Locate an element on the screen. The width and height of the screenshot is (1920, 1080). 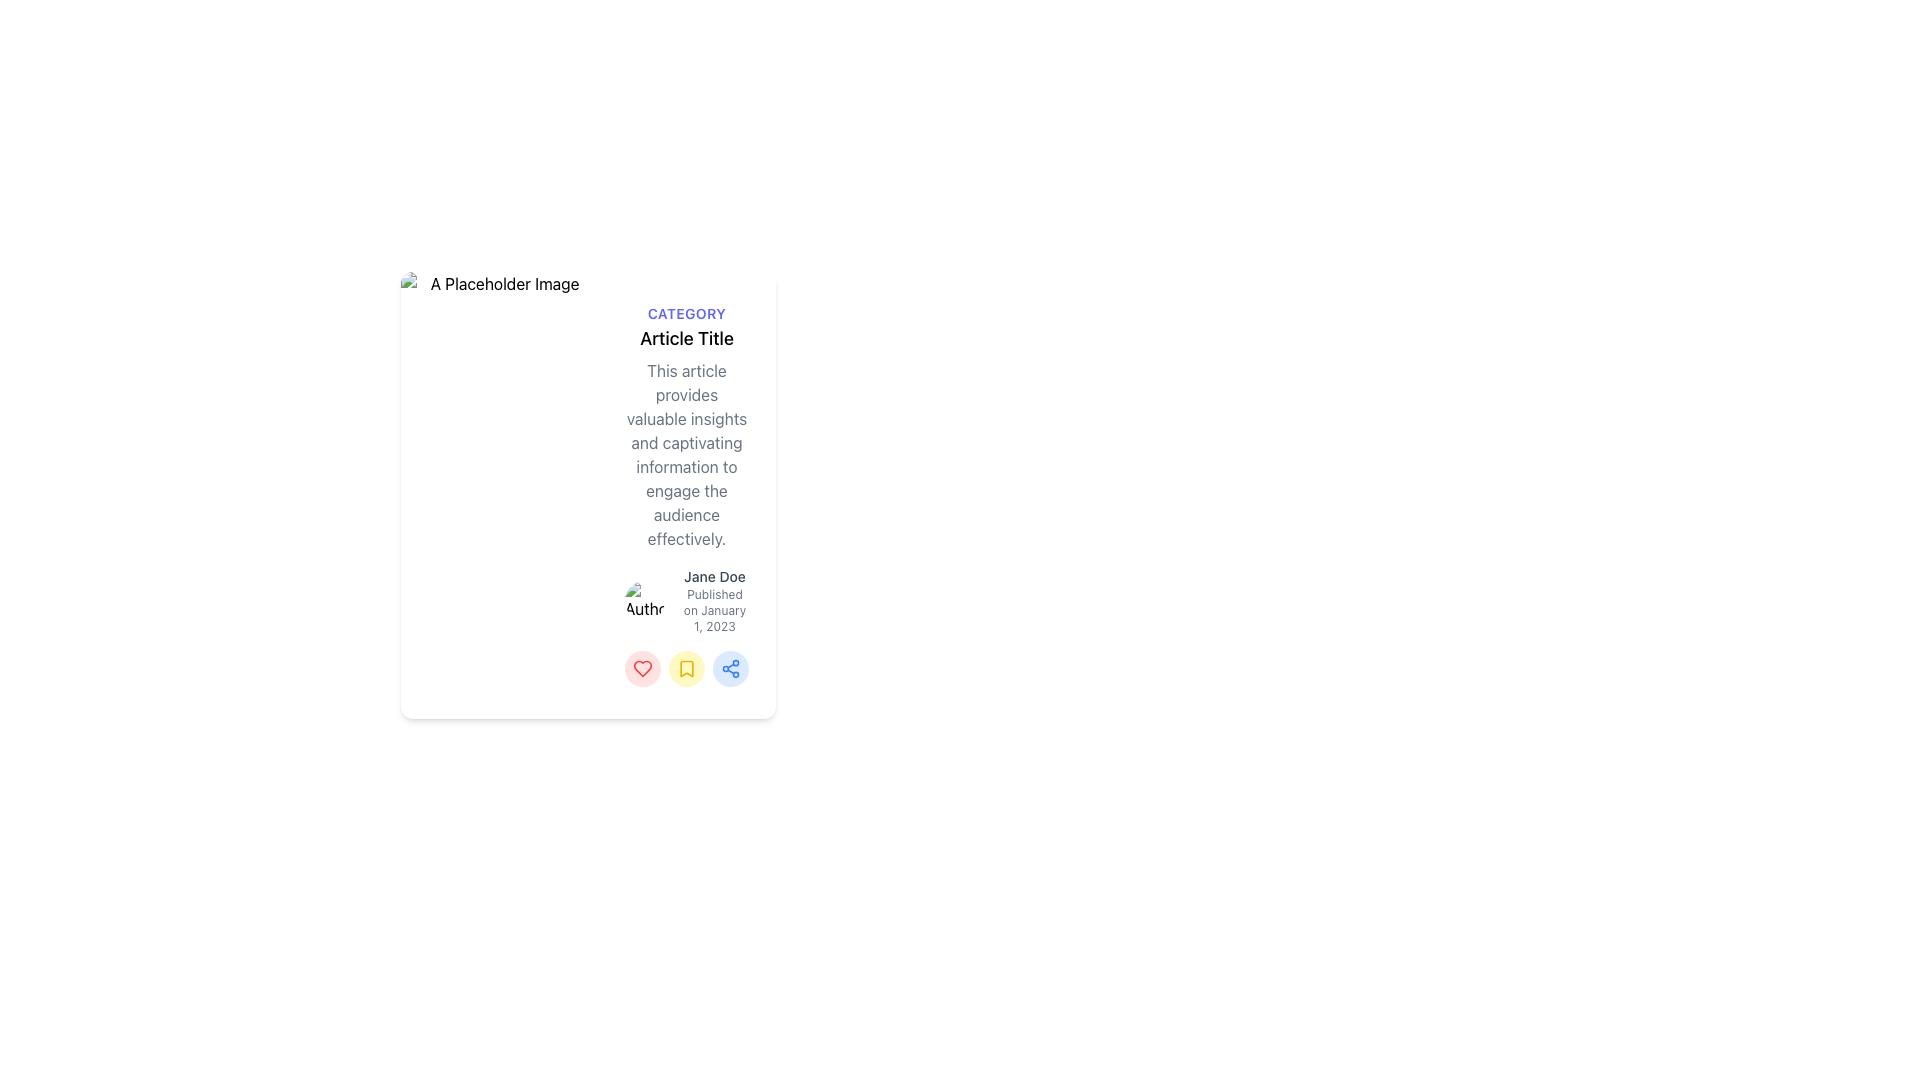
the Share icon within the circular button located at the bottom-right corner of the article card is located at coordinates (729, 668).